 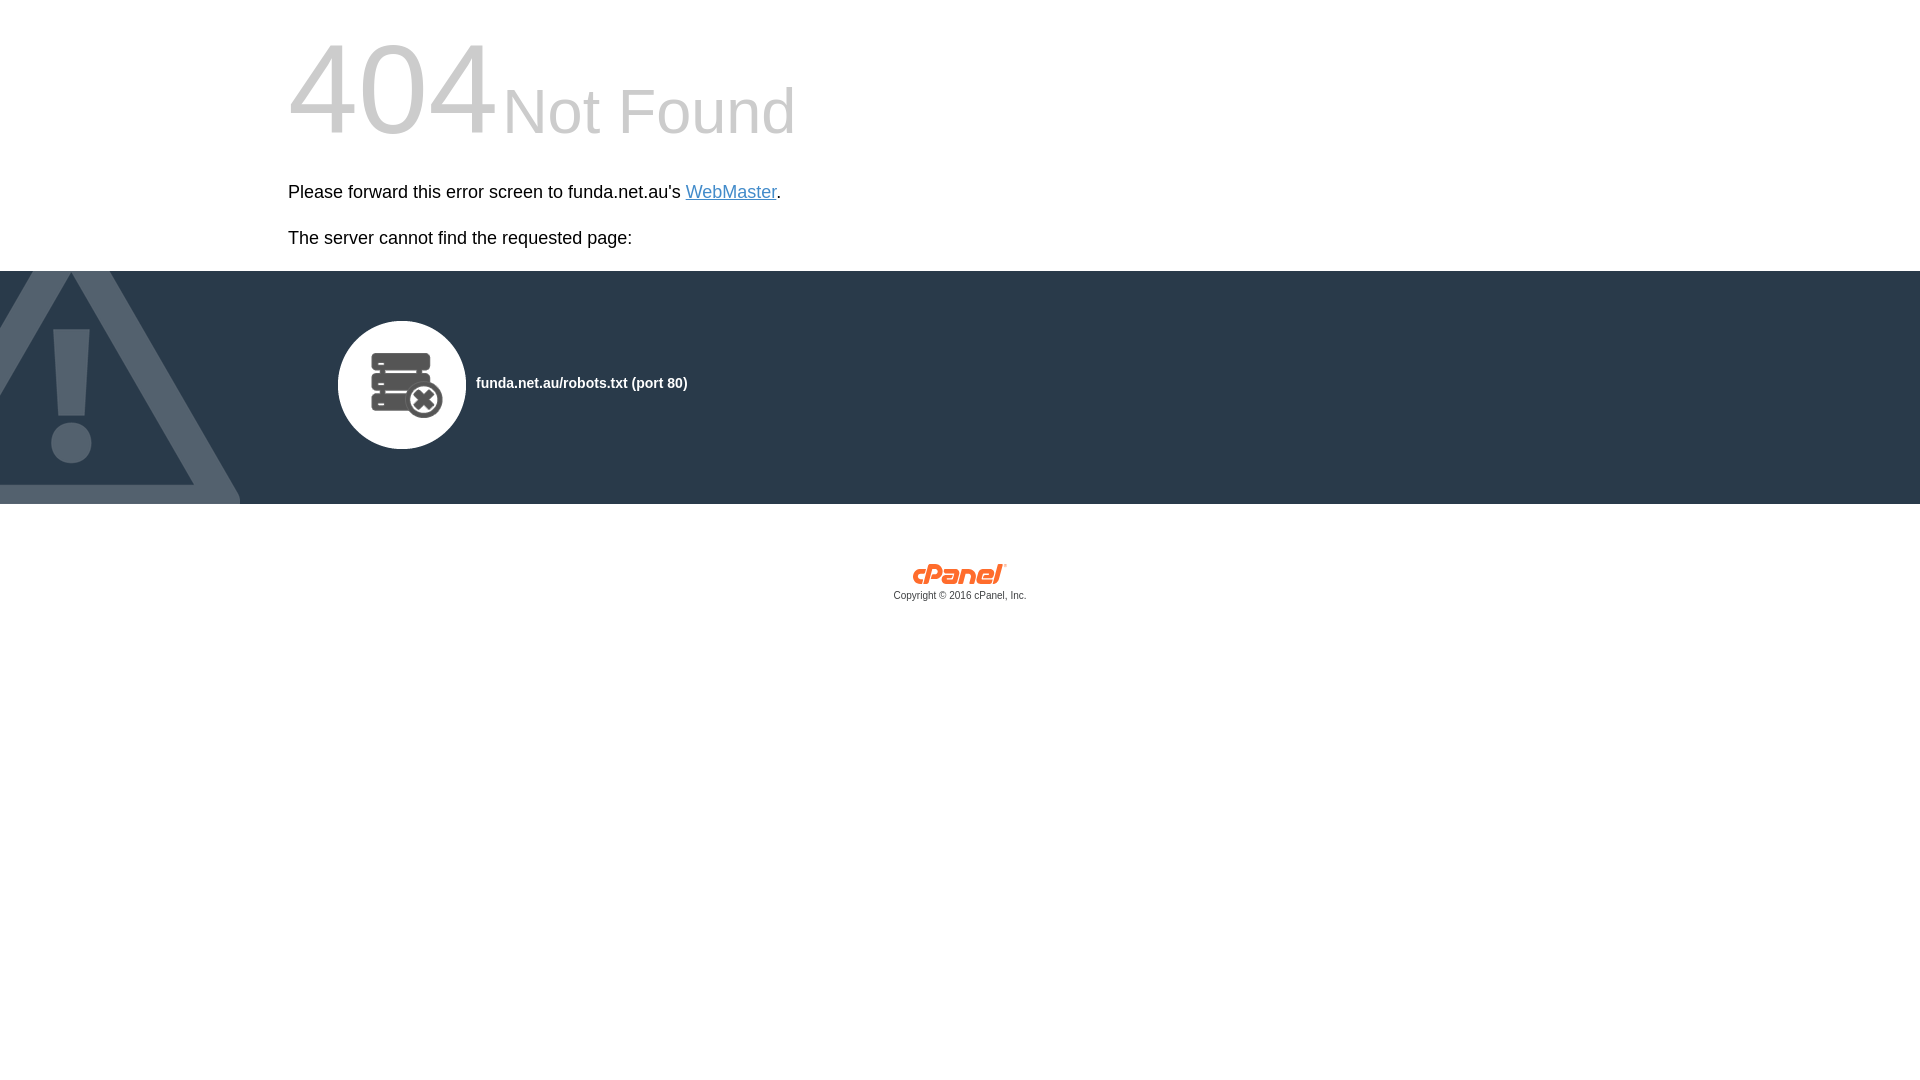 I want to click on 'WebMaster', so click(x=730, y=192).